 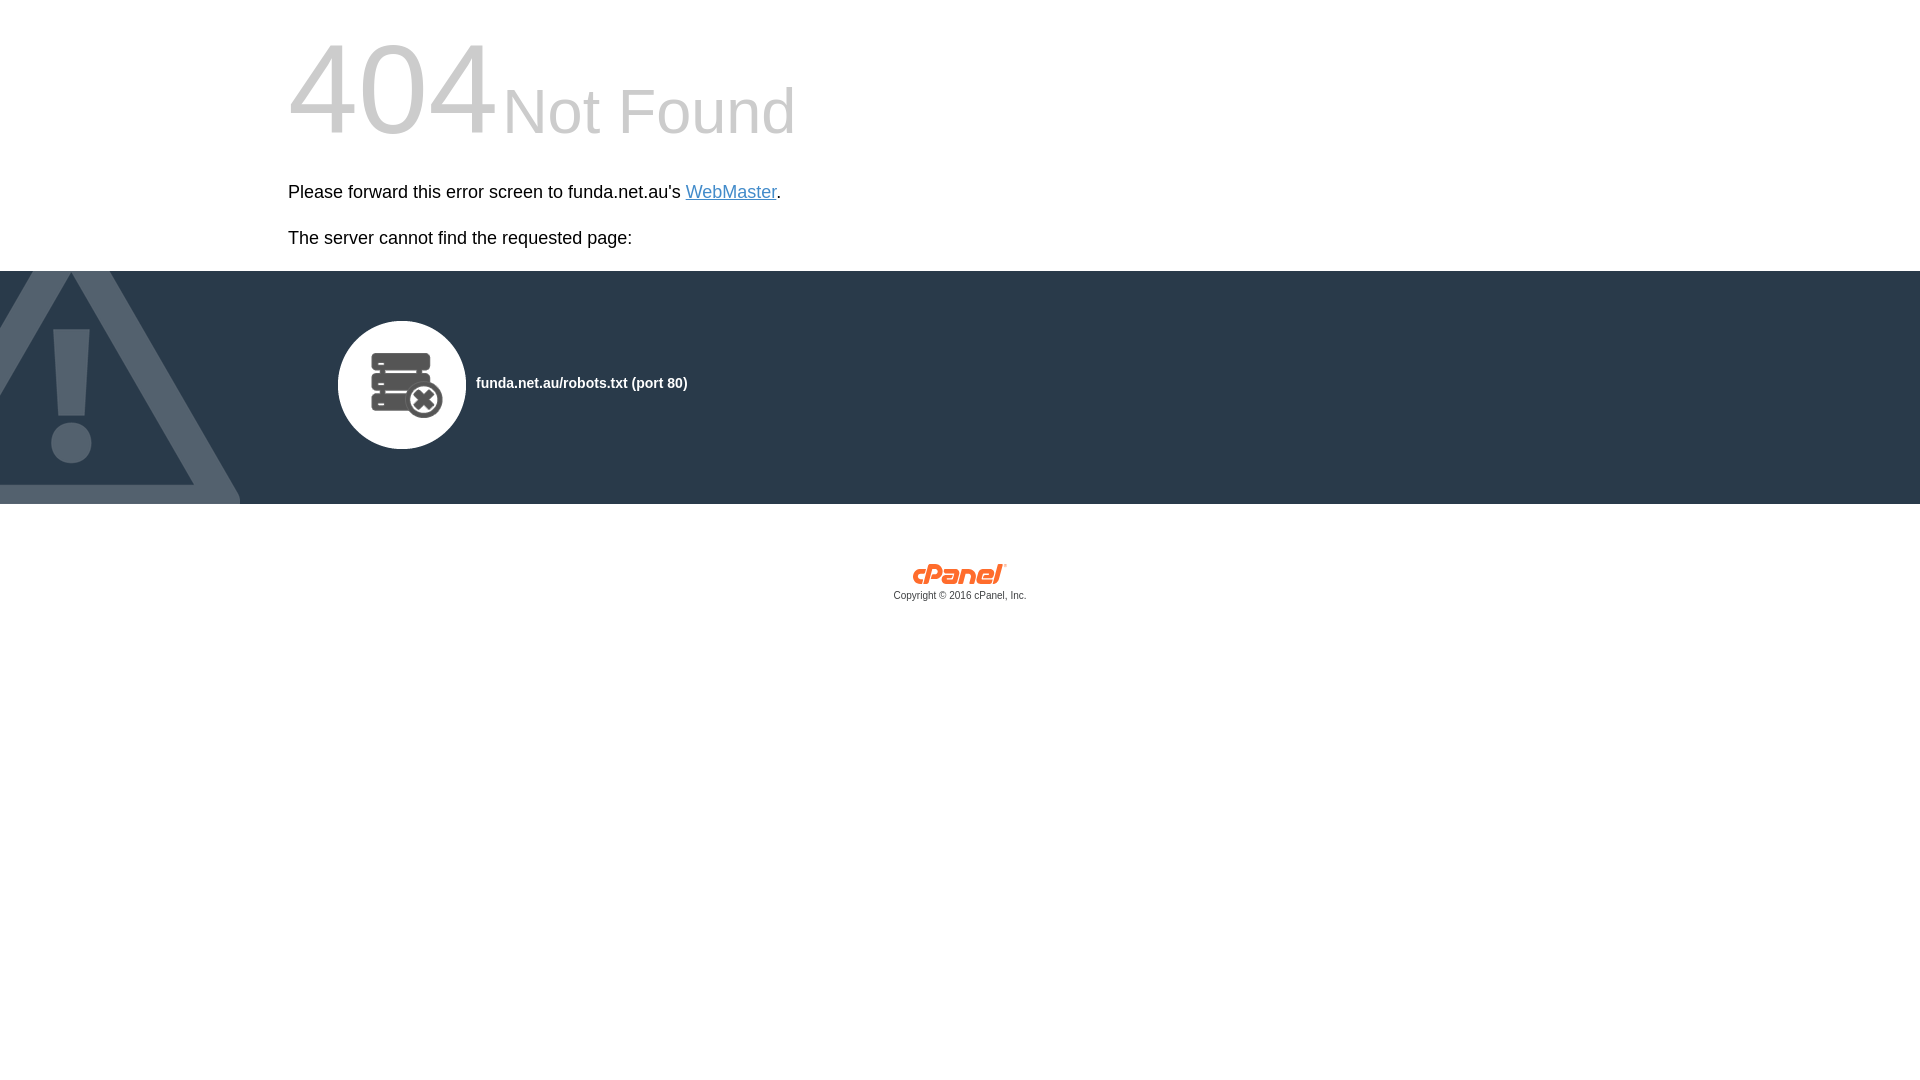 I want to click on 'WebMaster', so click(x=730, y=192).